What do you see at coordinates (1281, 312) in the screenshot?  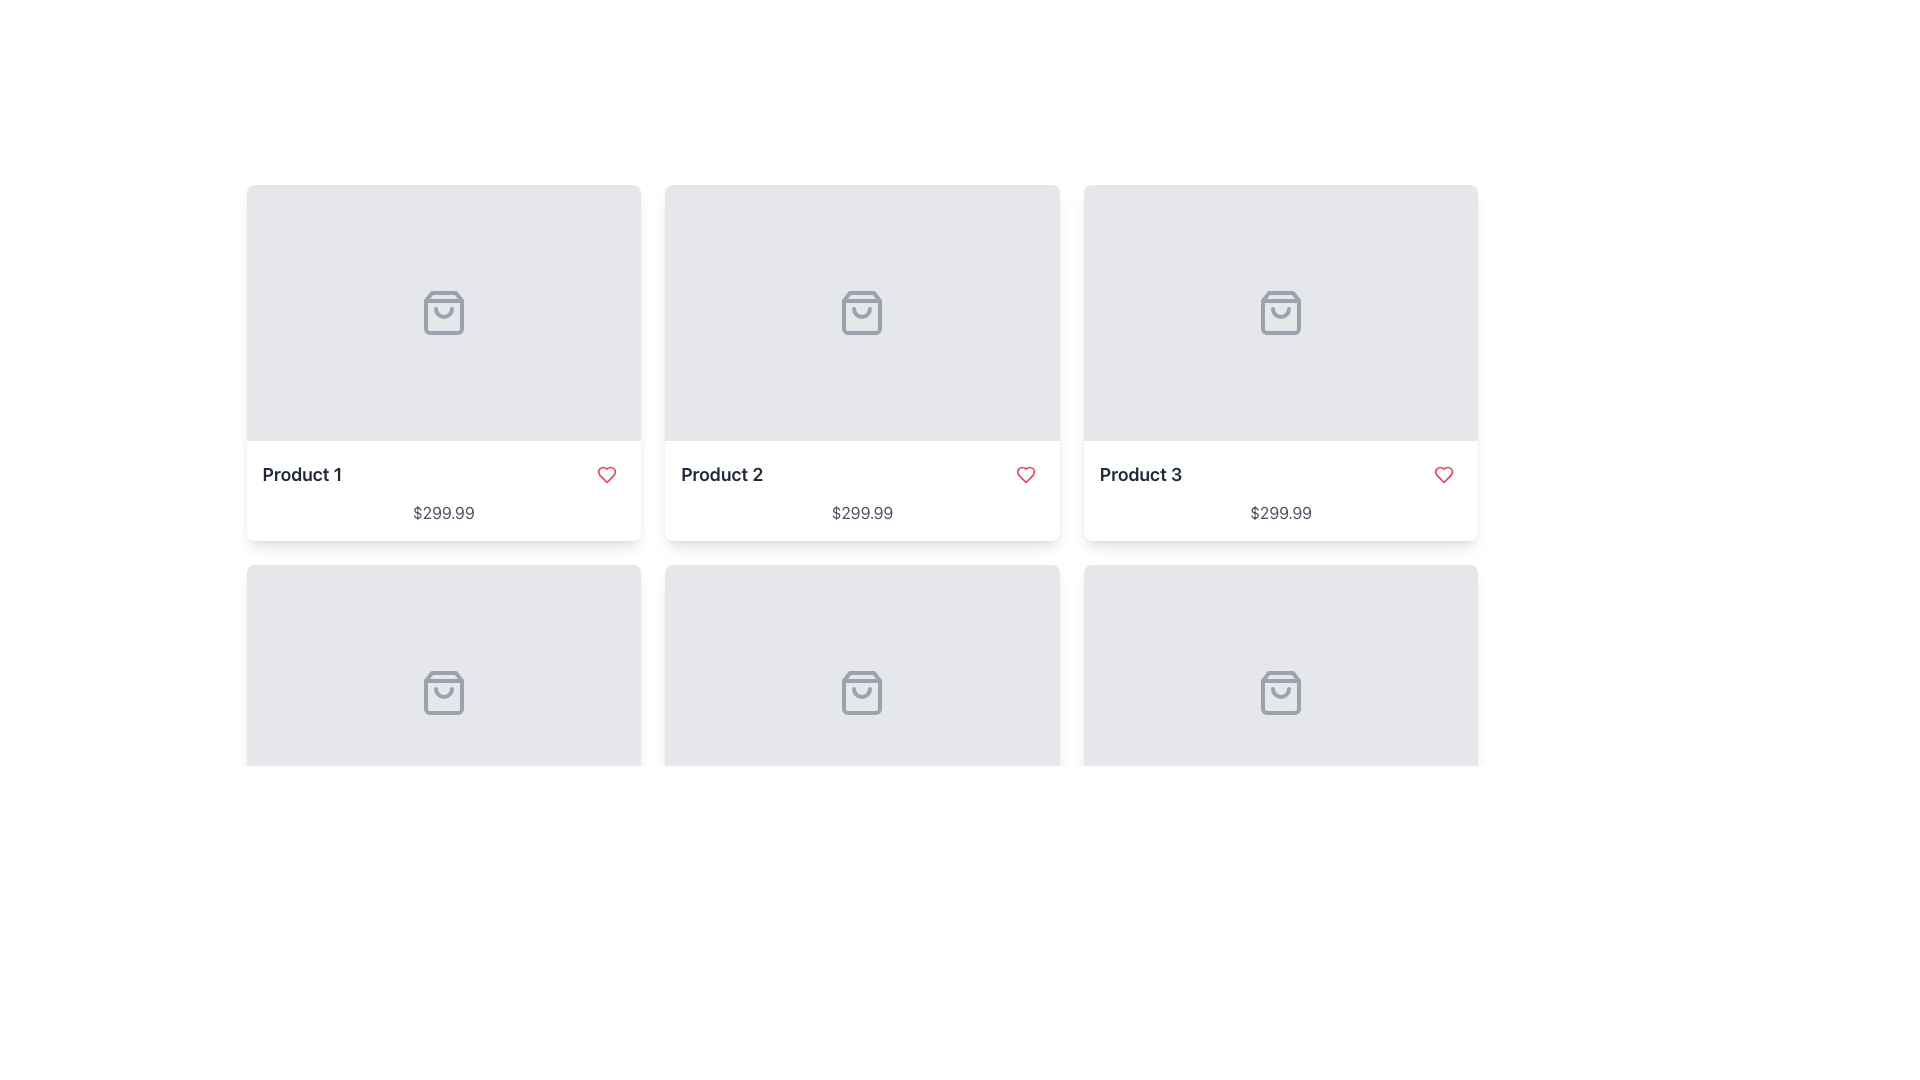 I see `the minimalist gray shopping bag icon located in the third card with the title 'Product 3' to proceed to a detailed view` at bounding box center [1281, 312].